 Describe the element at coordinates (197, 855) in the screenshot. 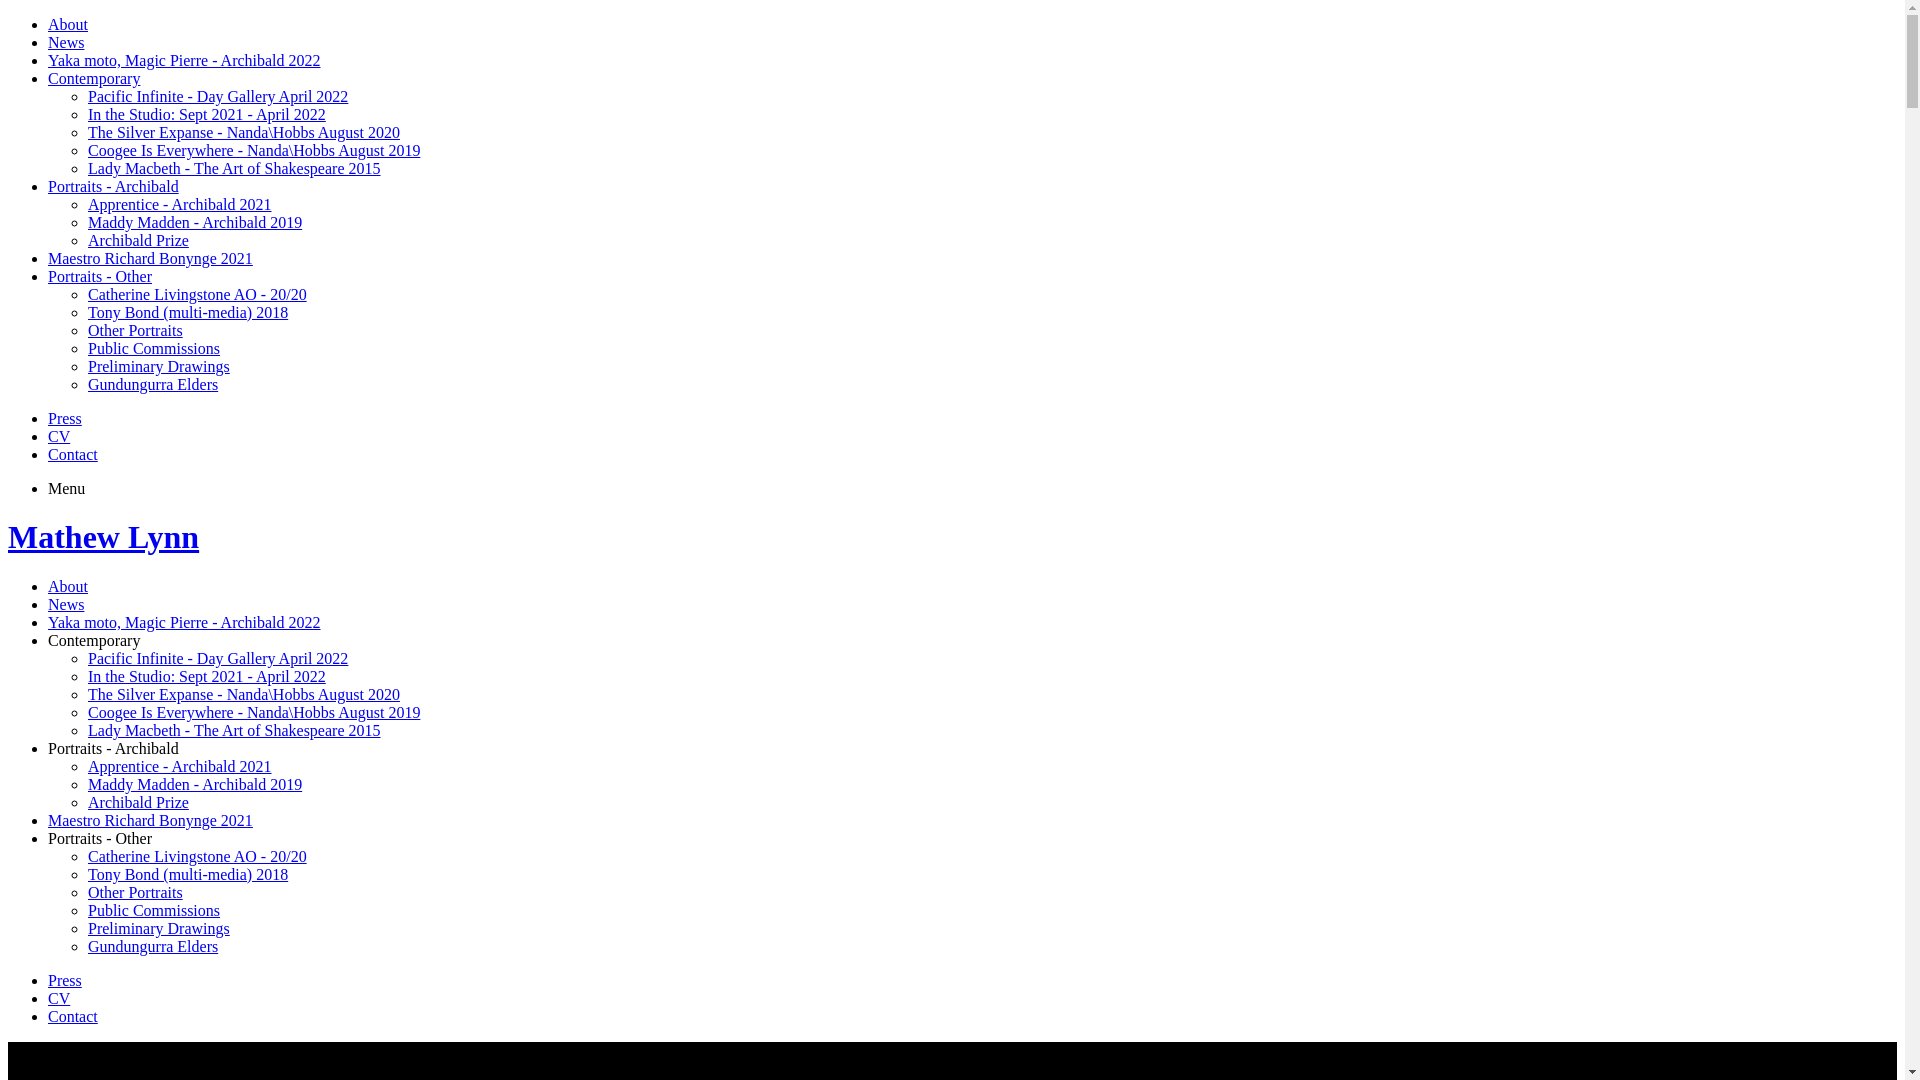

I see `'Catherine Livingstone AO - 20/20'` at that location.